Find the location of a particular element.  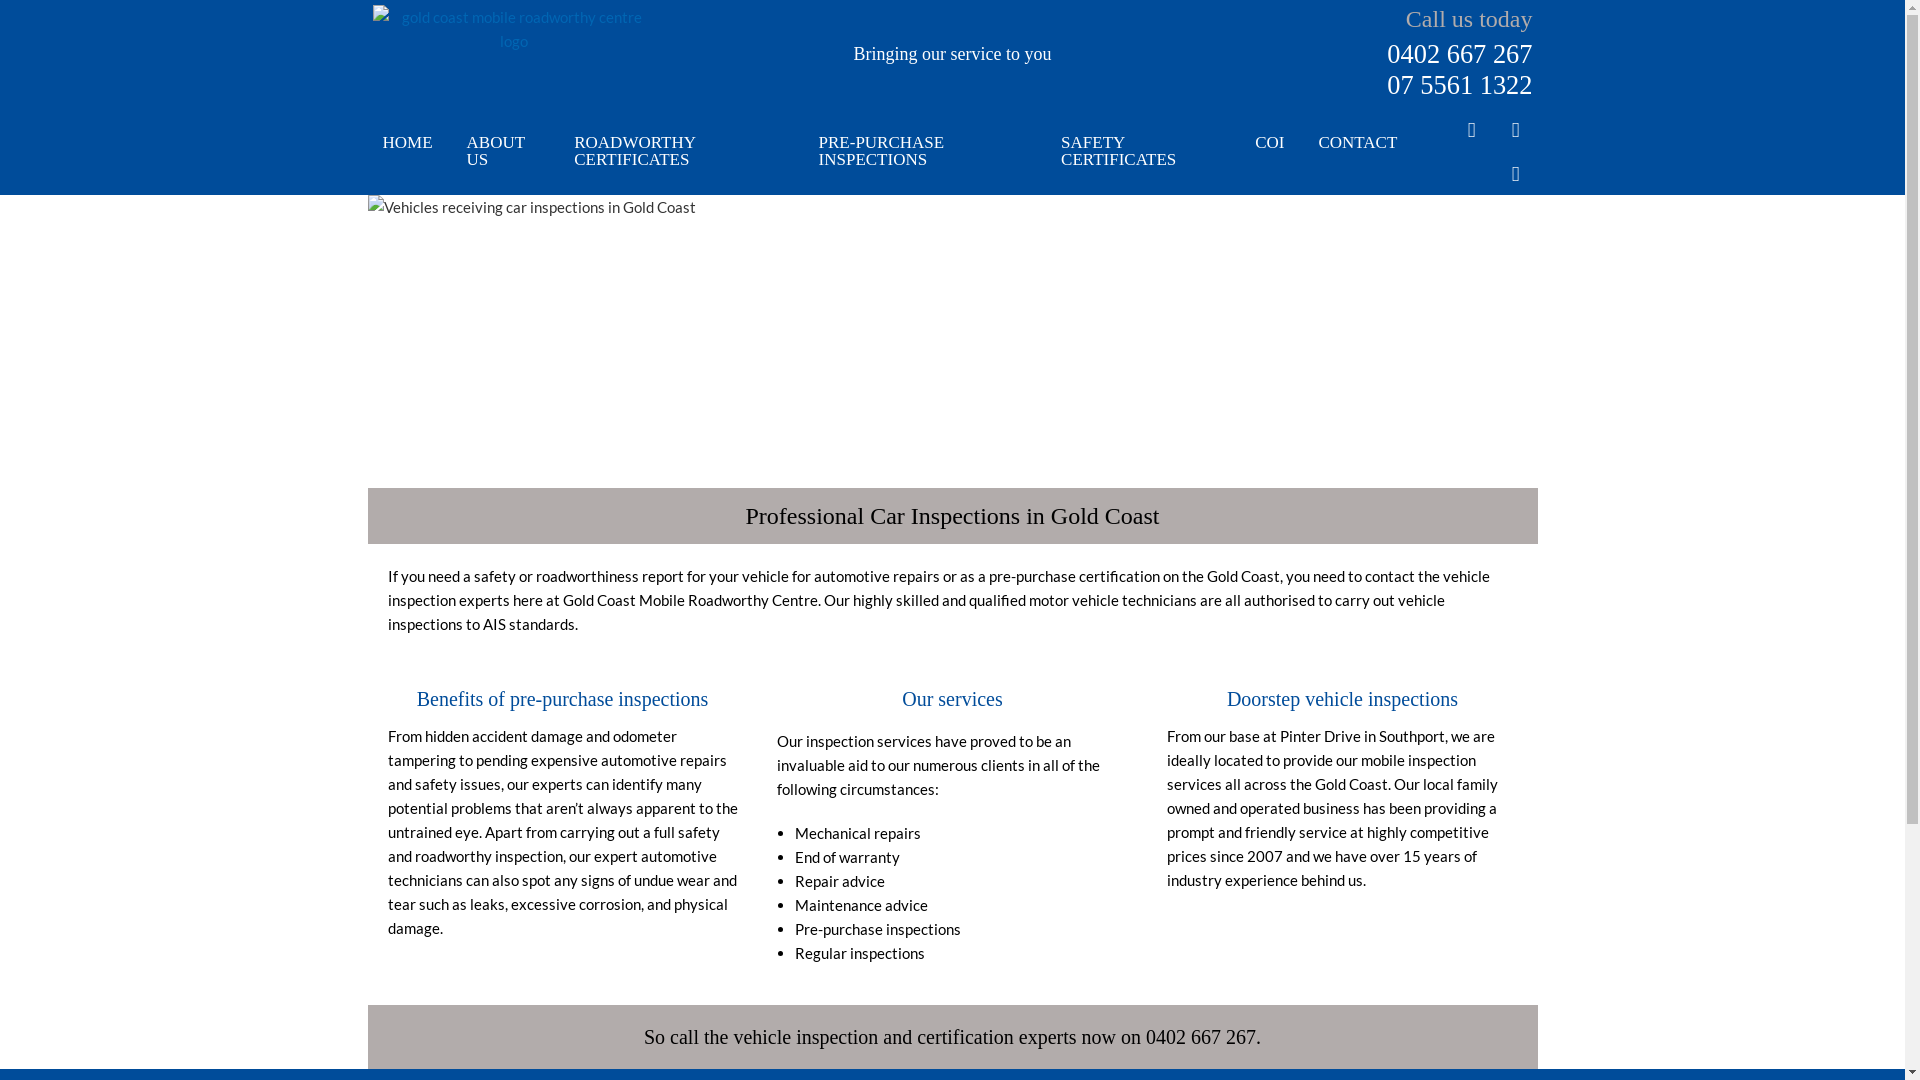

'0402 667 267' is located at coordinates (1459, 53).